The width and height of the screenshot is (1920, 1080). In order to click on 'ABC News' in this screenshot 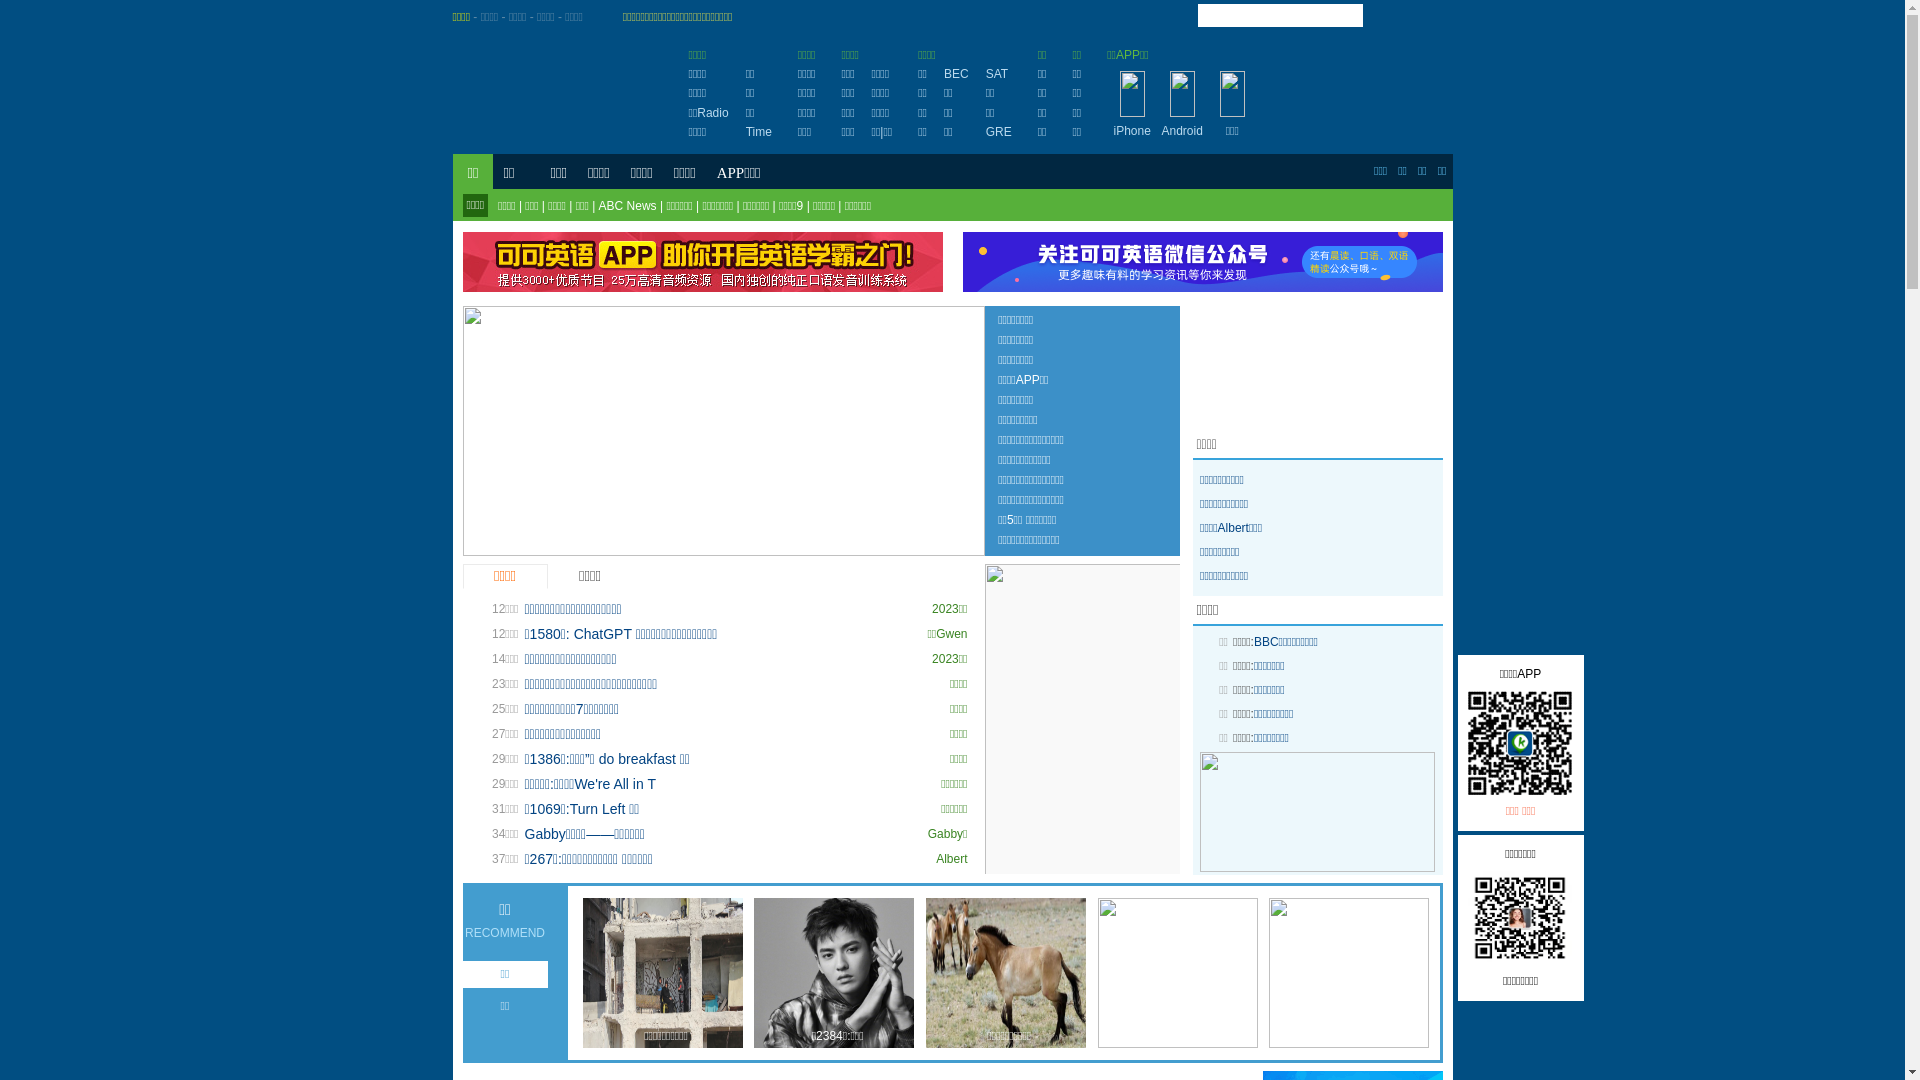, I will do `click(627, 205)`.